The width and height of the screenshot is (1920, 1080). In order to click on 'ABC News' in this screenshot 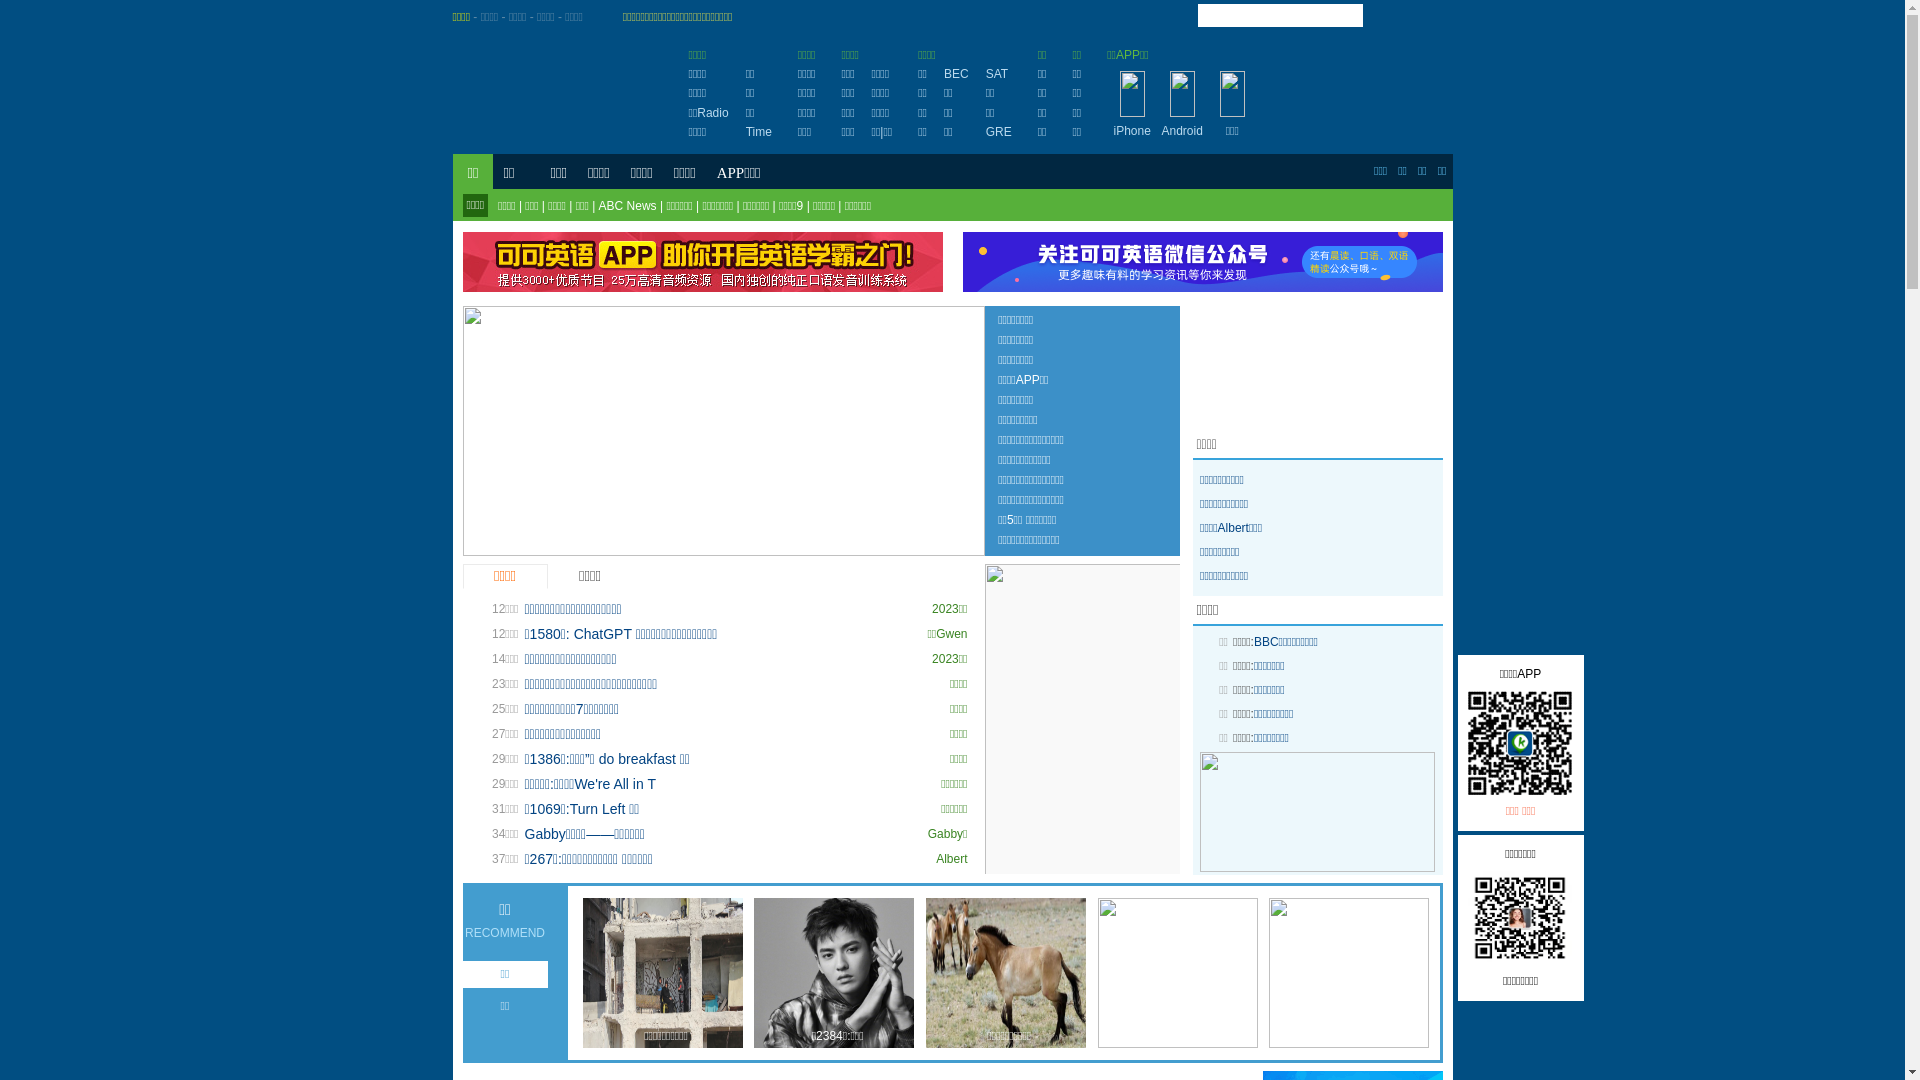, I will do `click(627, 205)`.